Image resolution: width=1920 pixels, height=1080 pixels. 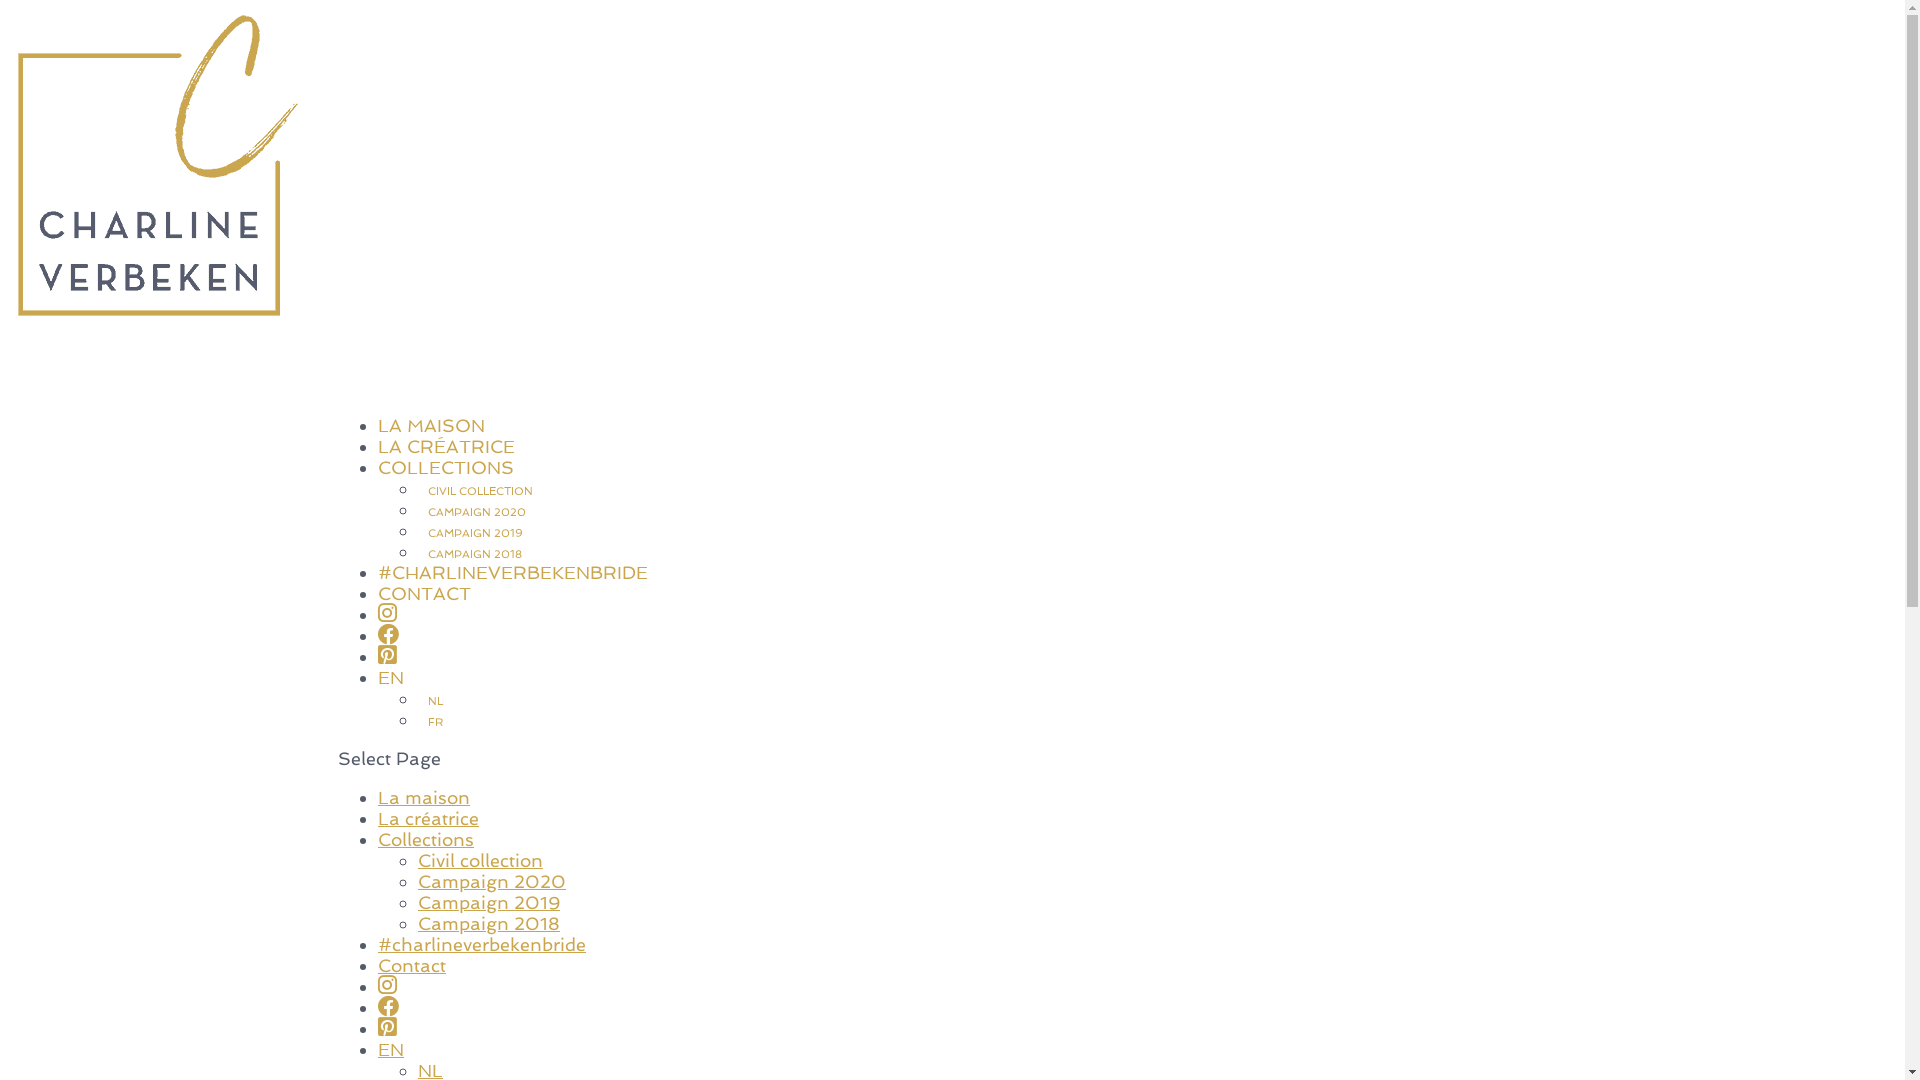 I want to click on 'Collections', so click(x=425, y=839).